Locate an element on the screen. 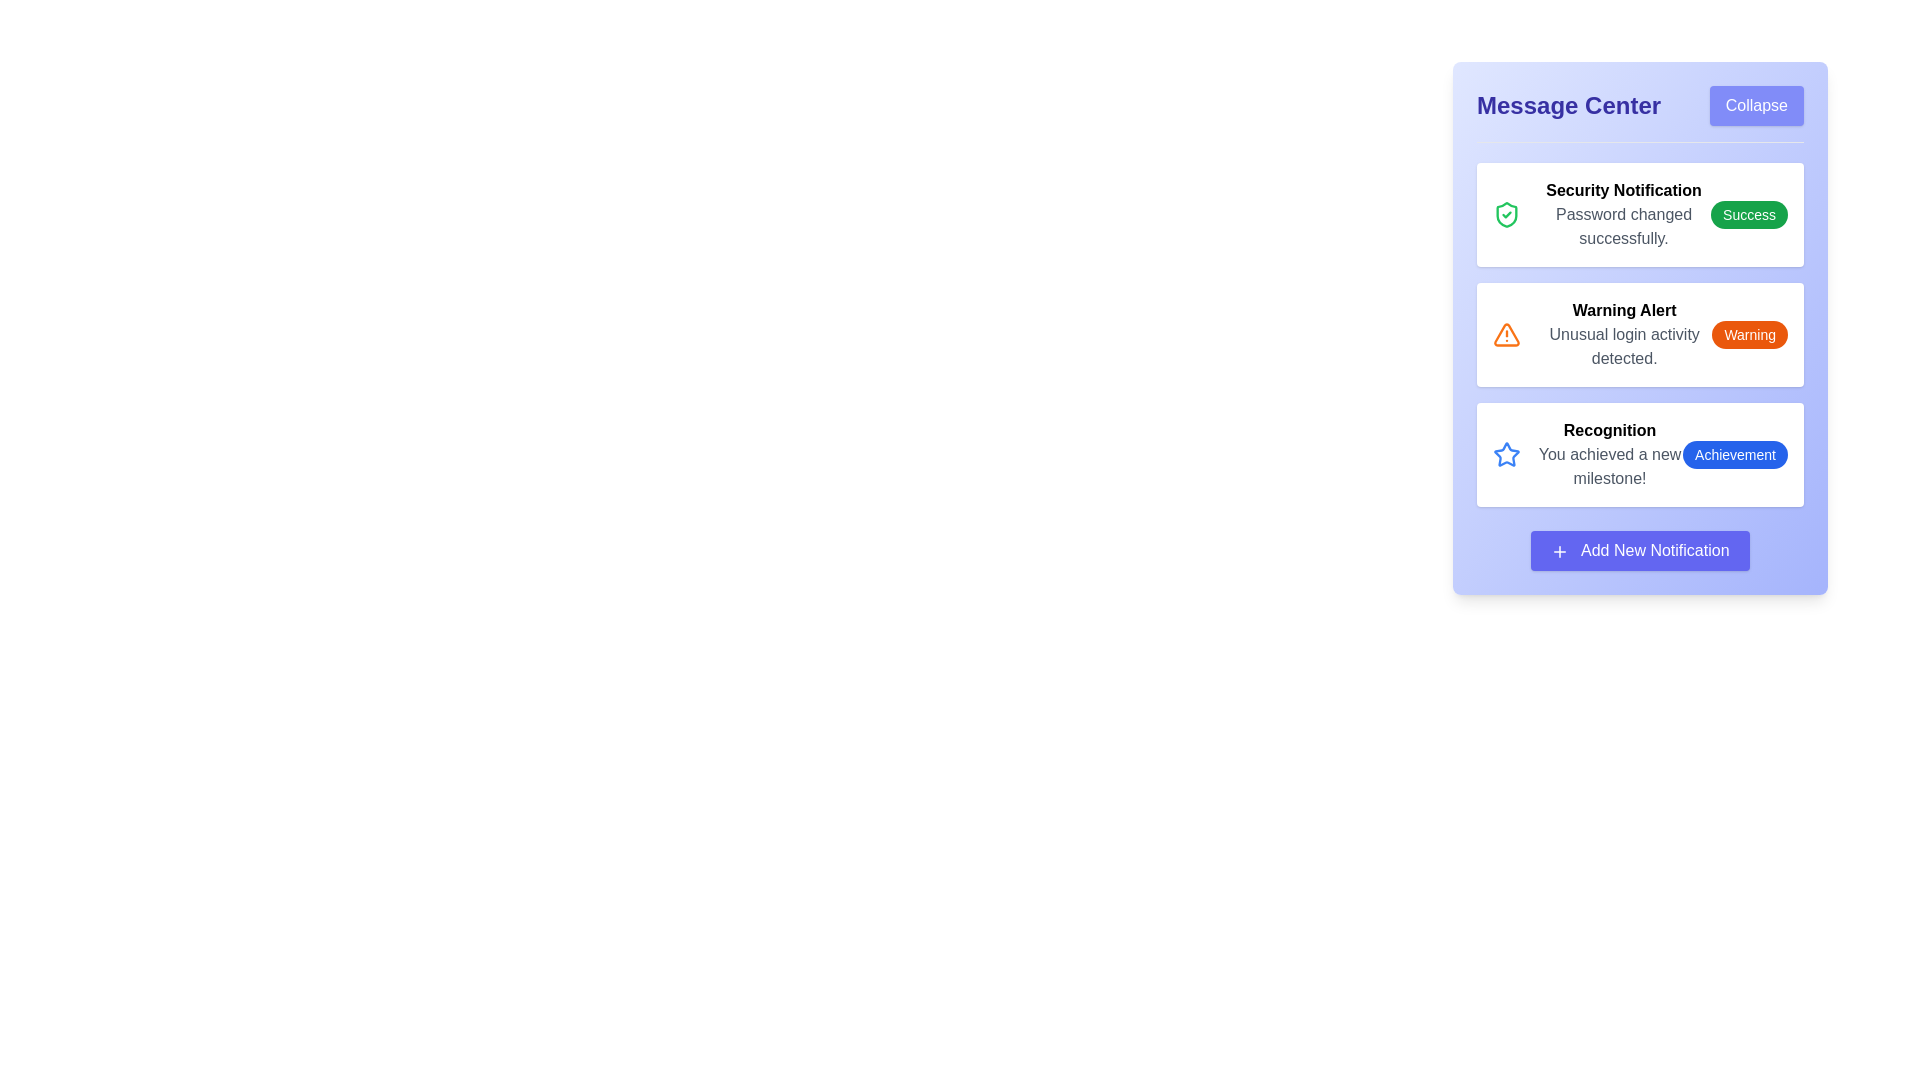  the star icon outlined in blue, which is positioned at the leftmost side of the white card labeled 'Recognition' is located at coordinates (1507, 455).